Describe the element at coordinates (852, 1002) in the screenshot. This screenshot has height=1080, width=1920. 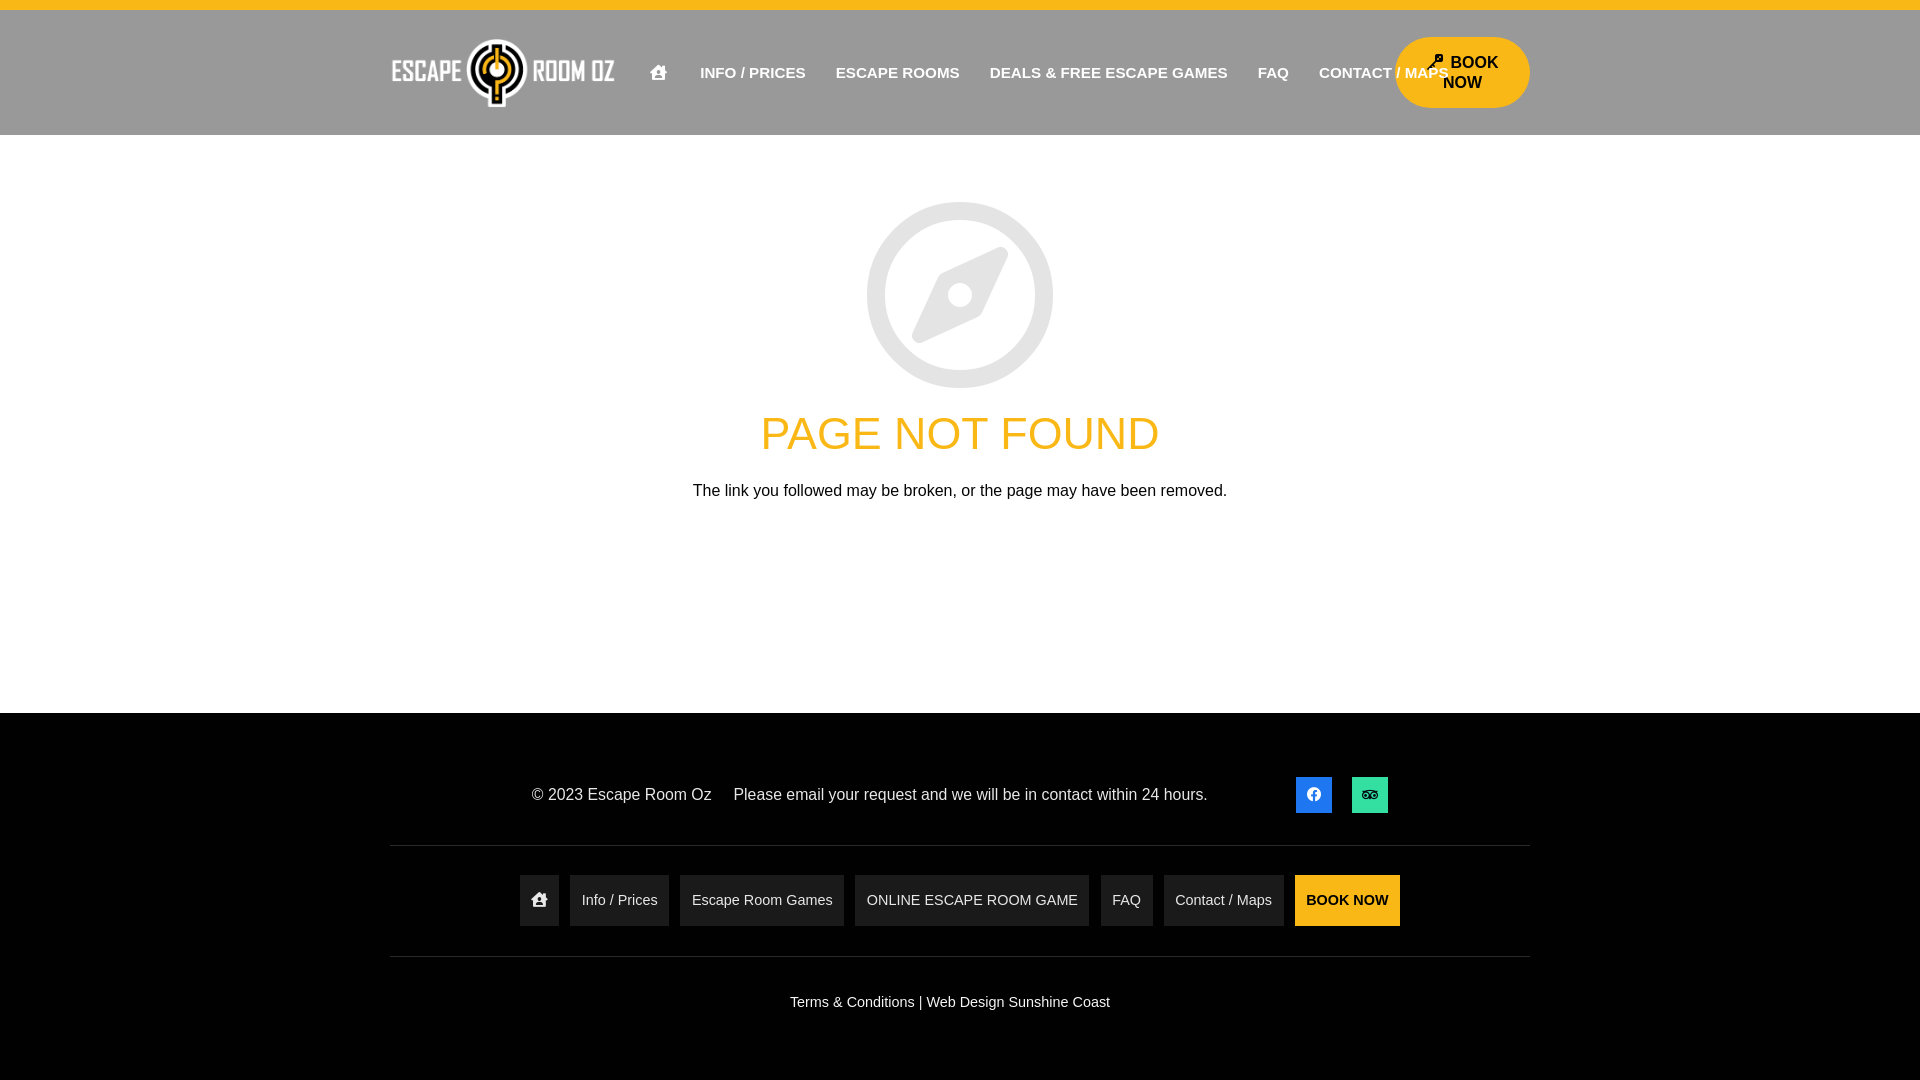
I see `'Terms & Conditions'` at that location.